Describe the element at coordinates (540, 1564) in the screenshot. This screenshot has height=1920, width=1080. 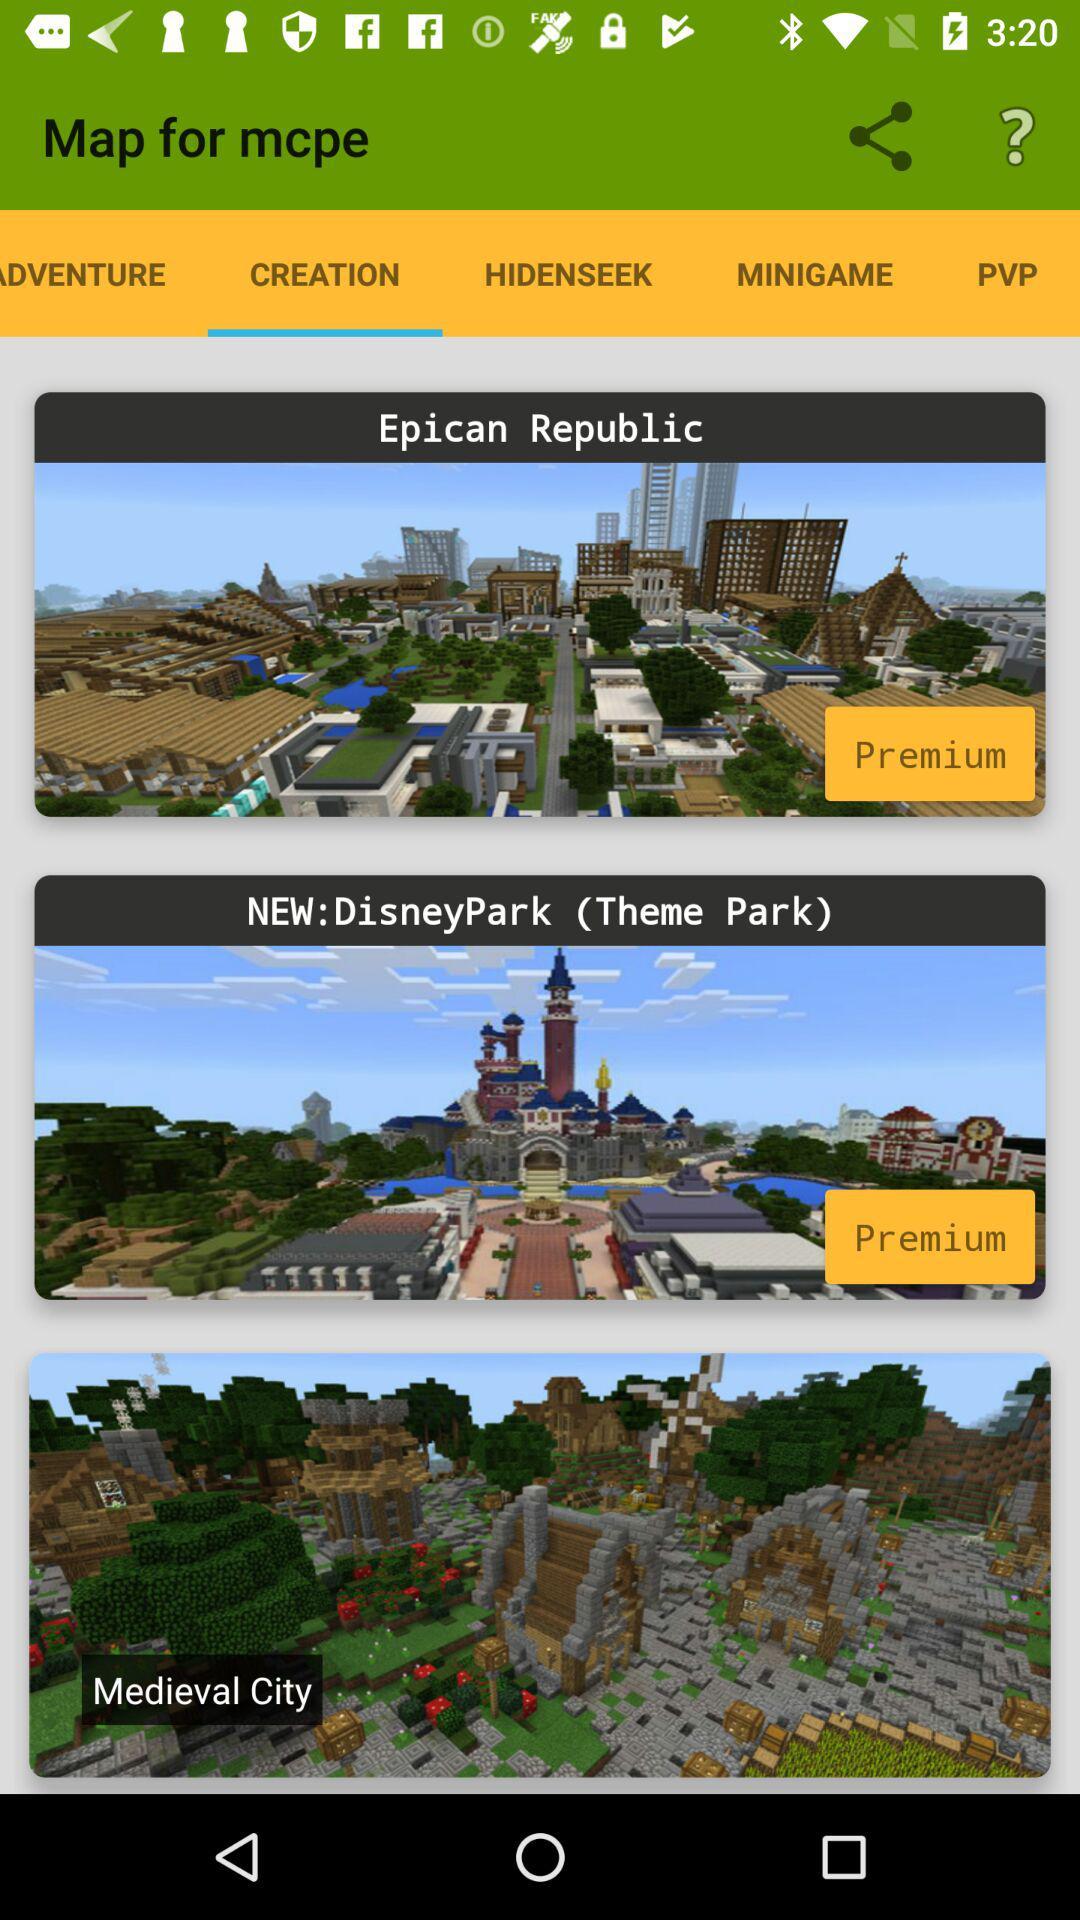
I see `share the article` at that location.